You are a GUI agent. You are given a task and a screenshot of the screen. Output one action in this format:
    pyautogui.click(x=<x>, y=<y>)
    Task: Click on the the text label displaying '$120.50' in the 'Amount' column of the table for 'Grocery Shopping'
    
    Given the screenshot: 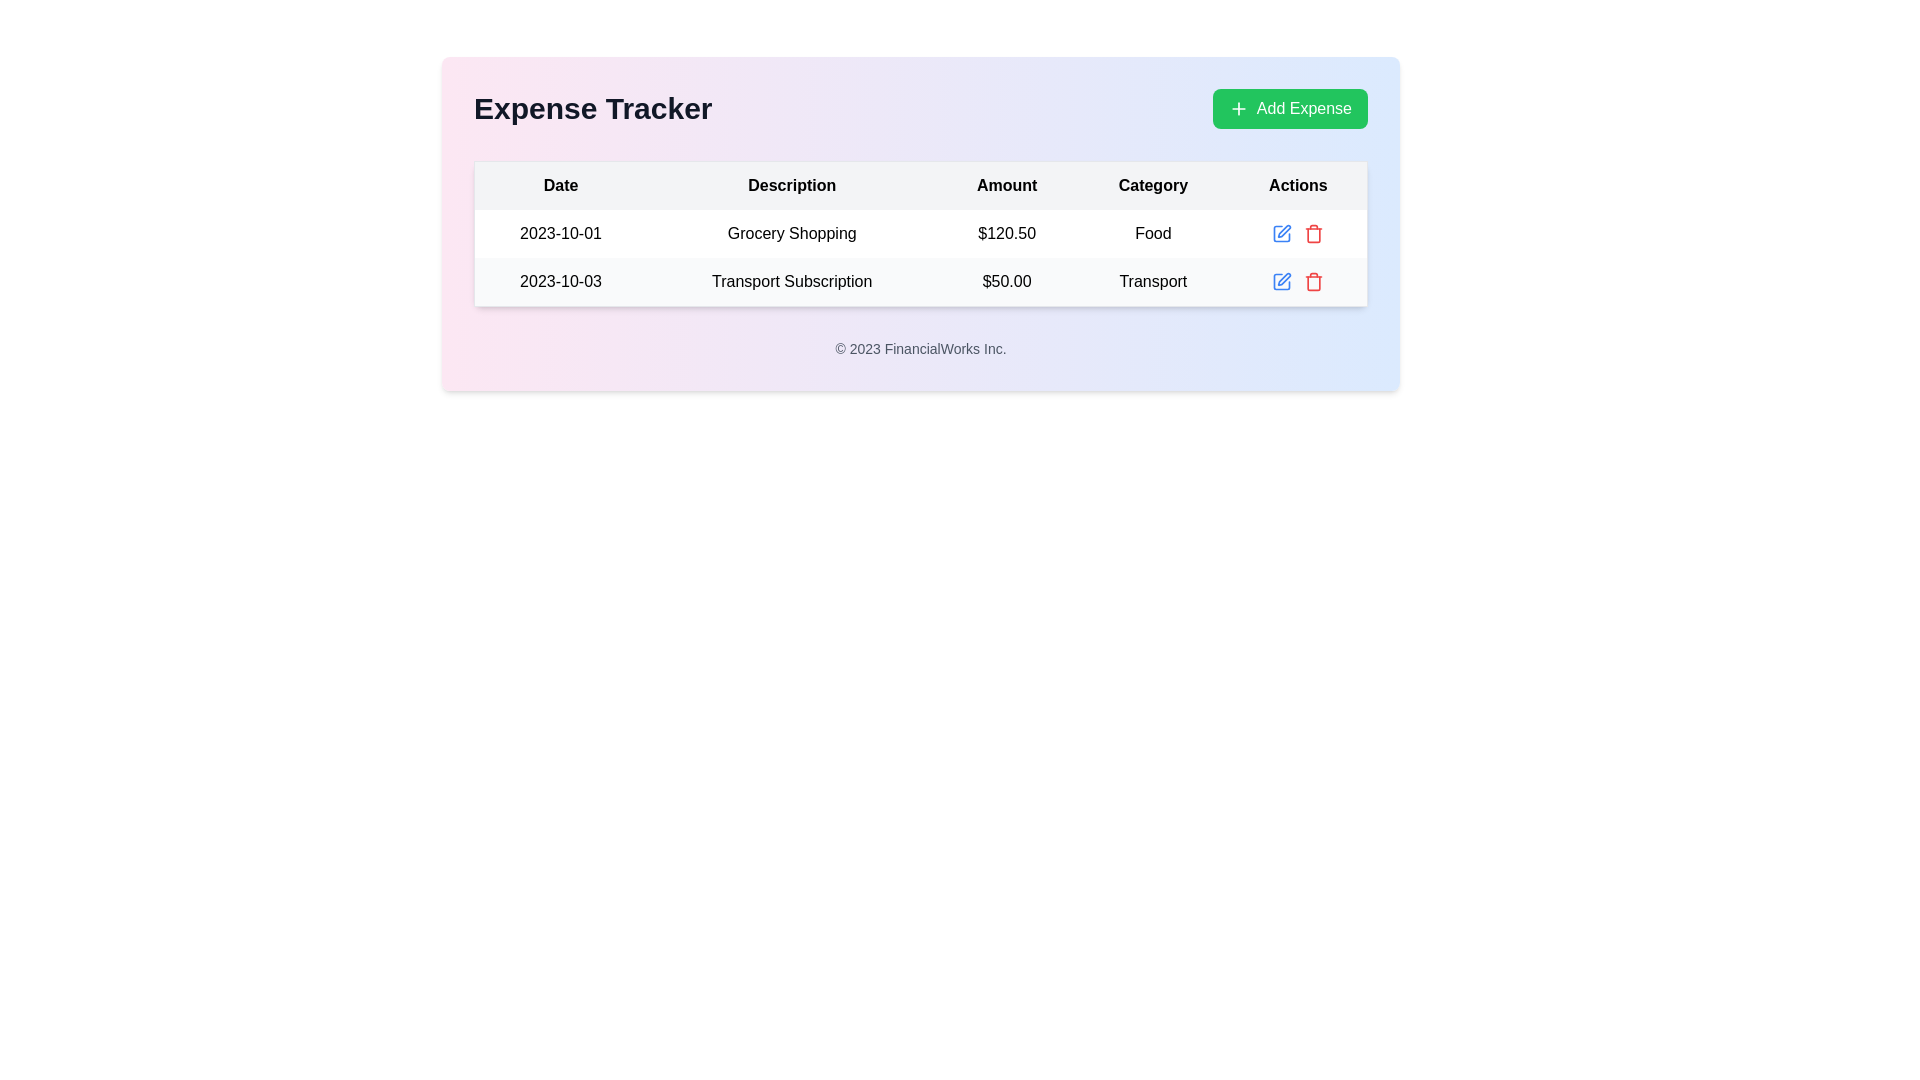 What is the action you would take?
    pyautogui.click(x=1007, y=233)
    